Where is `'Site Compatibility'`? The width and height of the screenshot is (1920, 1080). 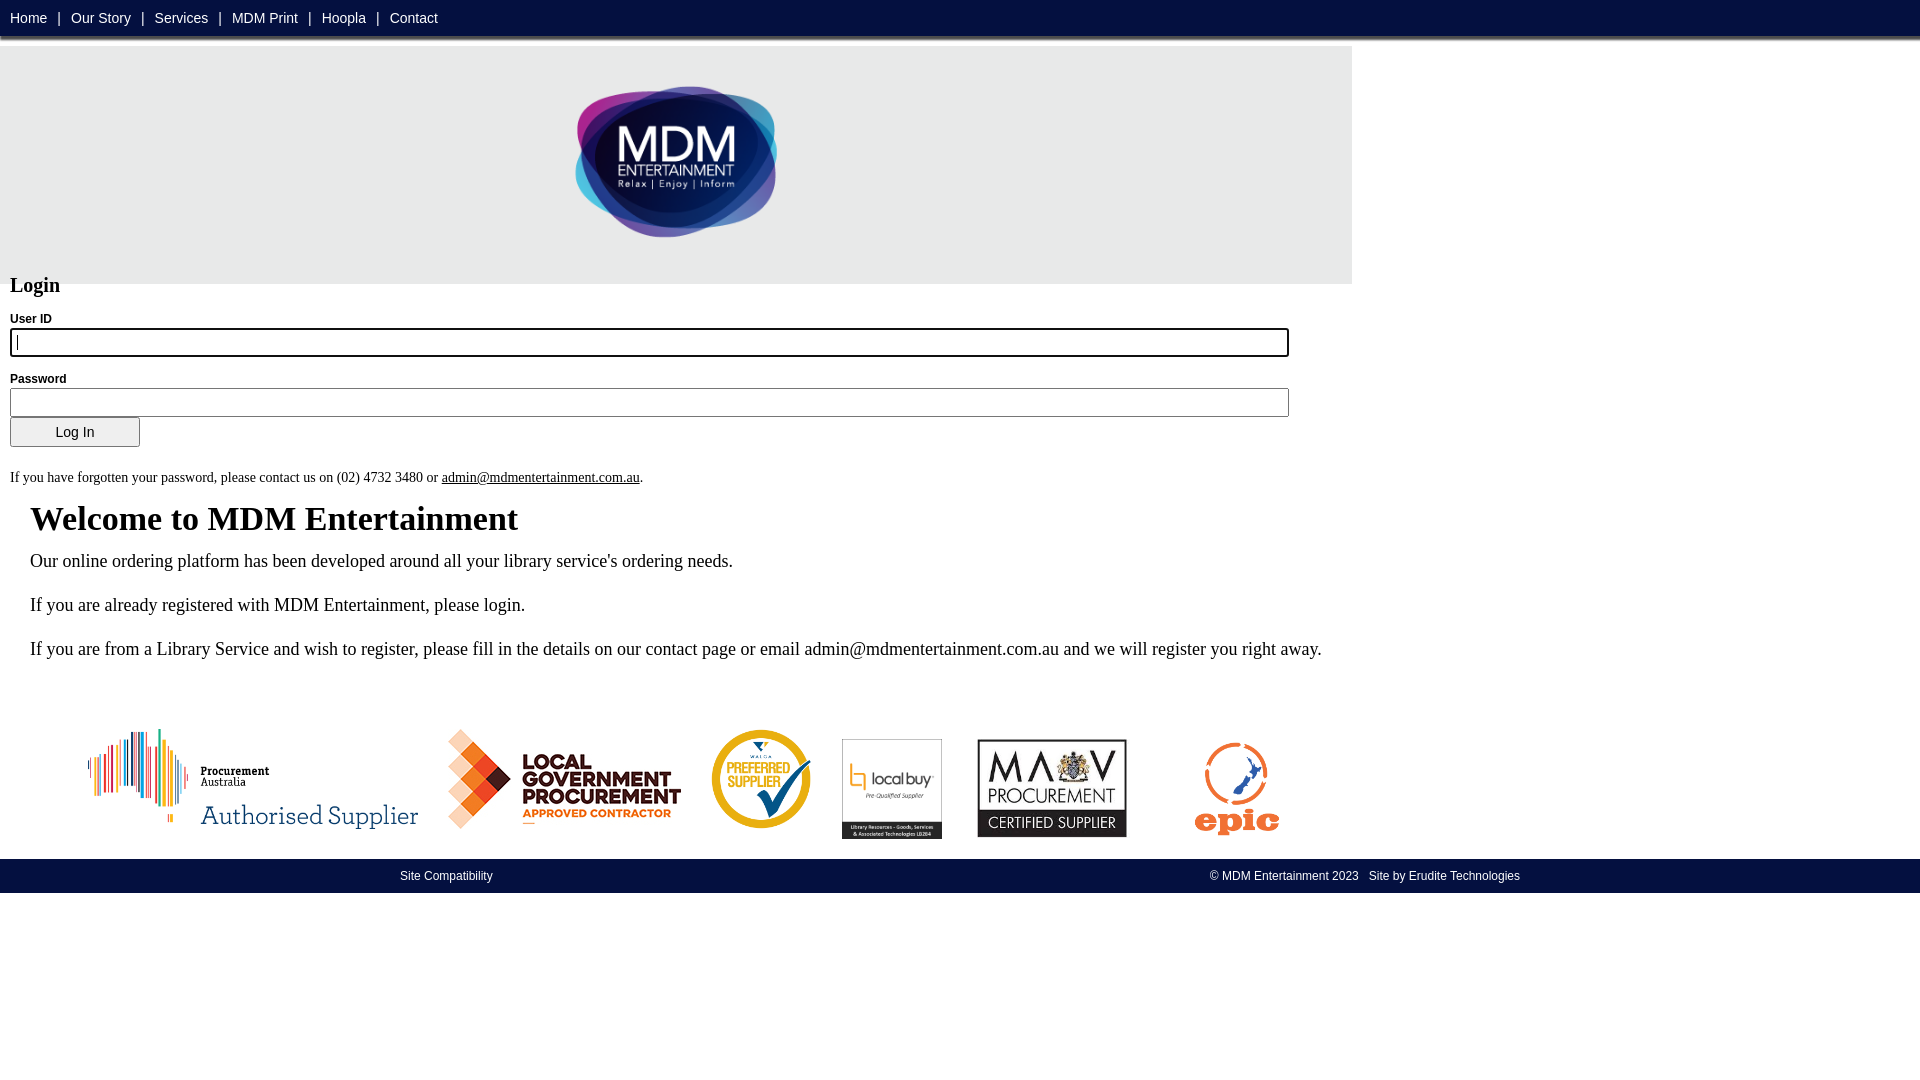
'Site Compatibility' is located at coordinates (445, 874).